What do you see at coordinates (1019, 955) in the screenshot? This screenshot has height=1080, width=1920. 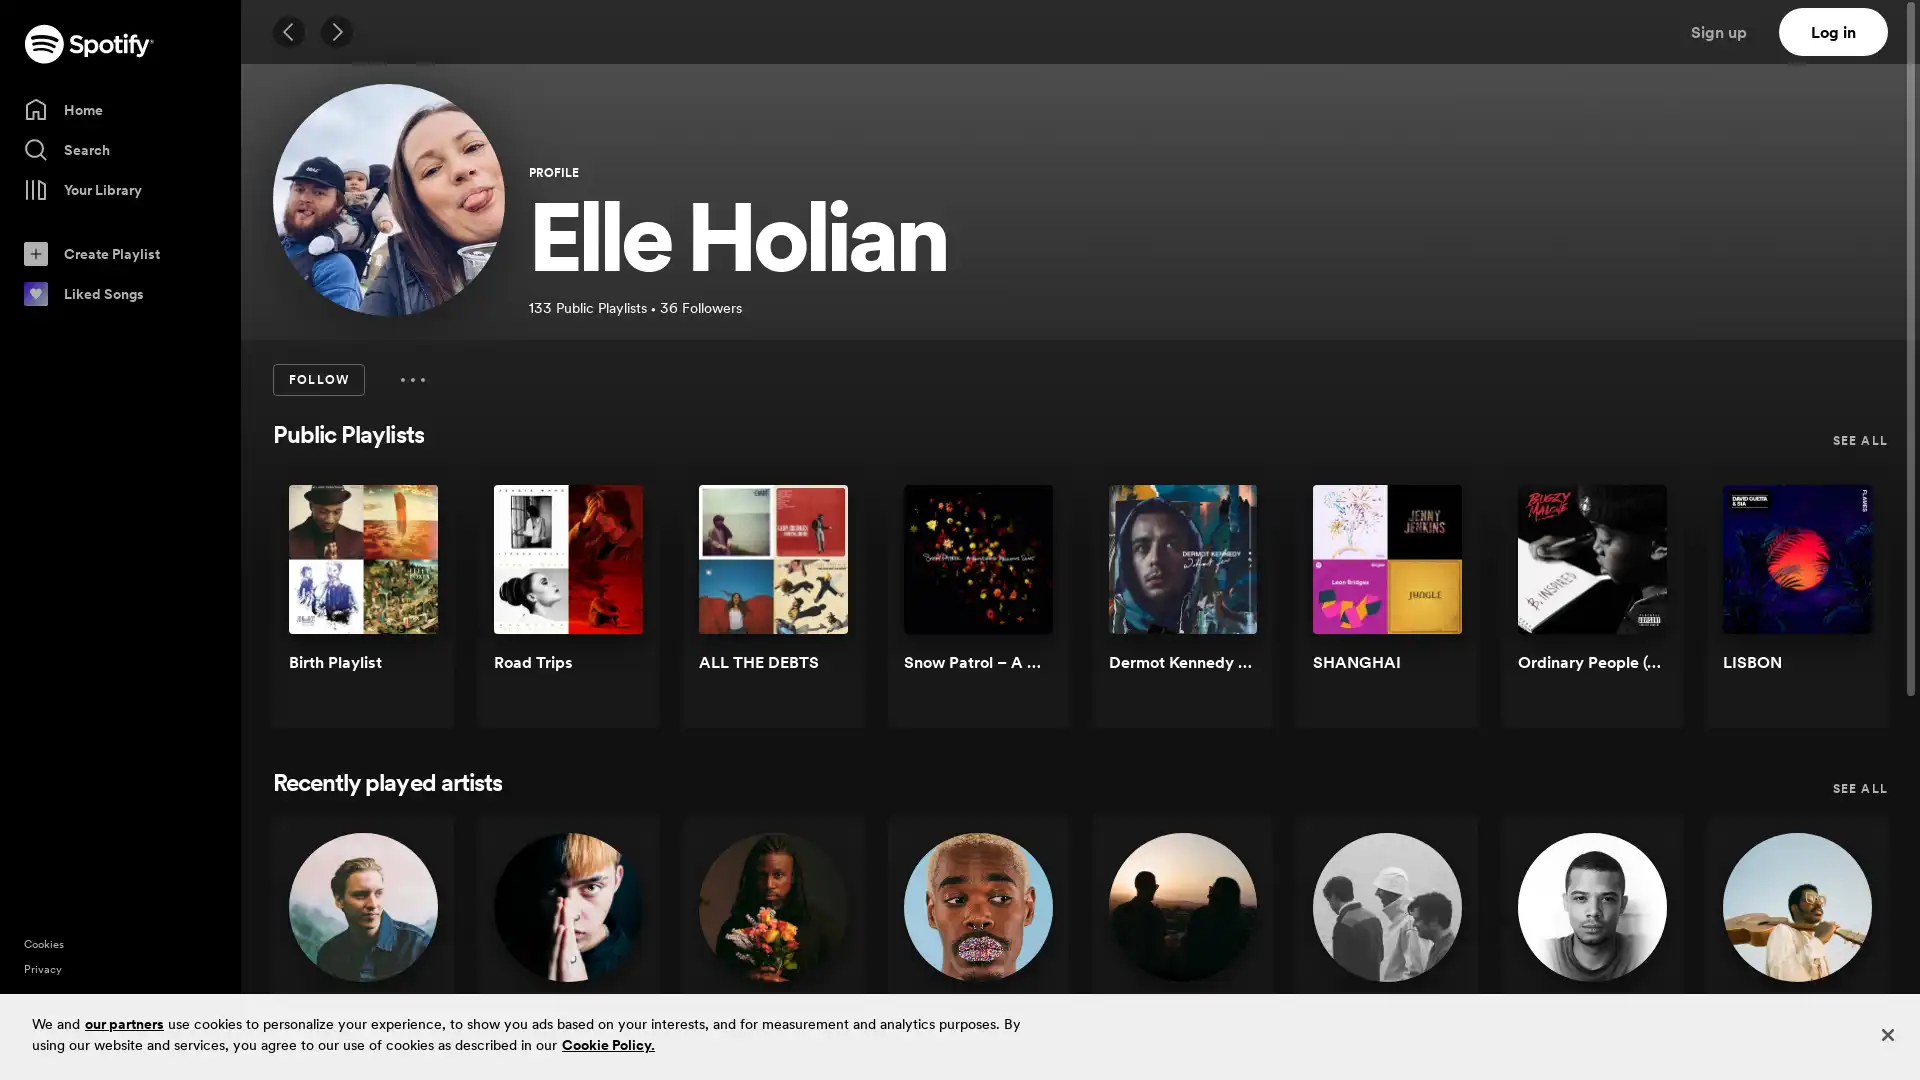 I see `Play Otis Junior` at bounding box center [1019, 955].